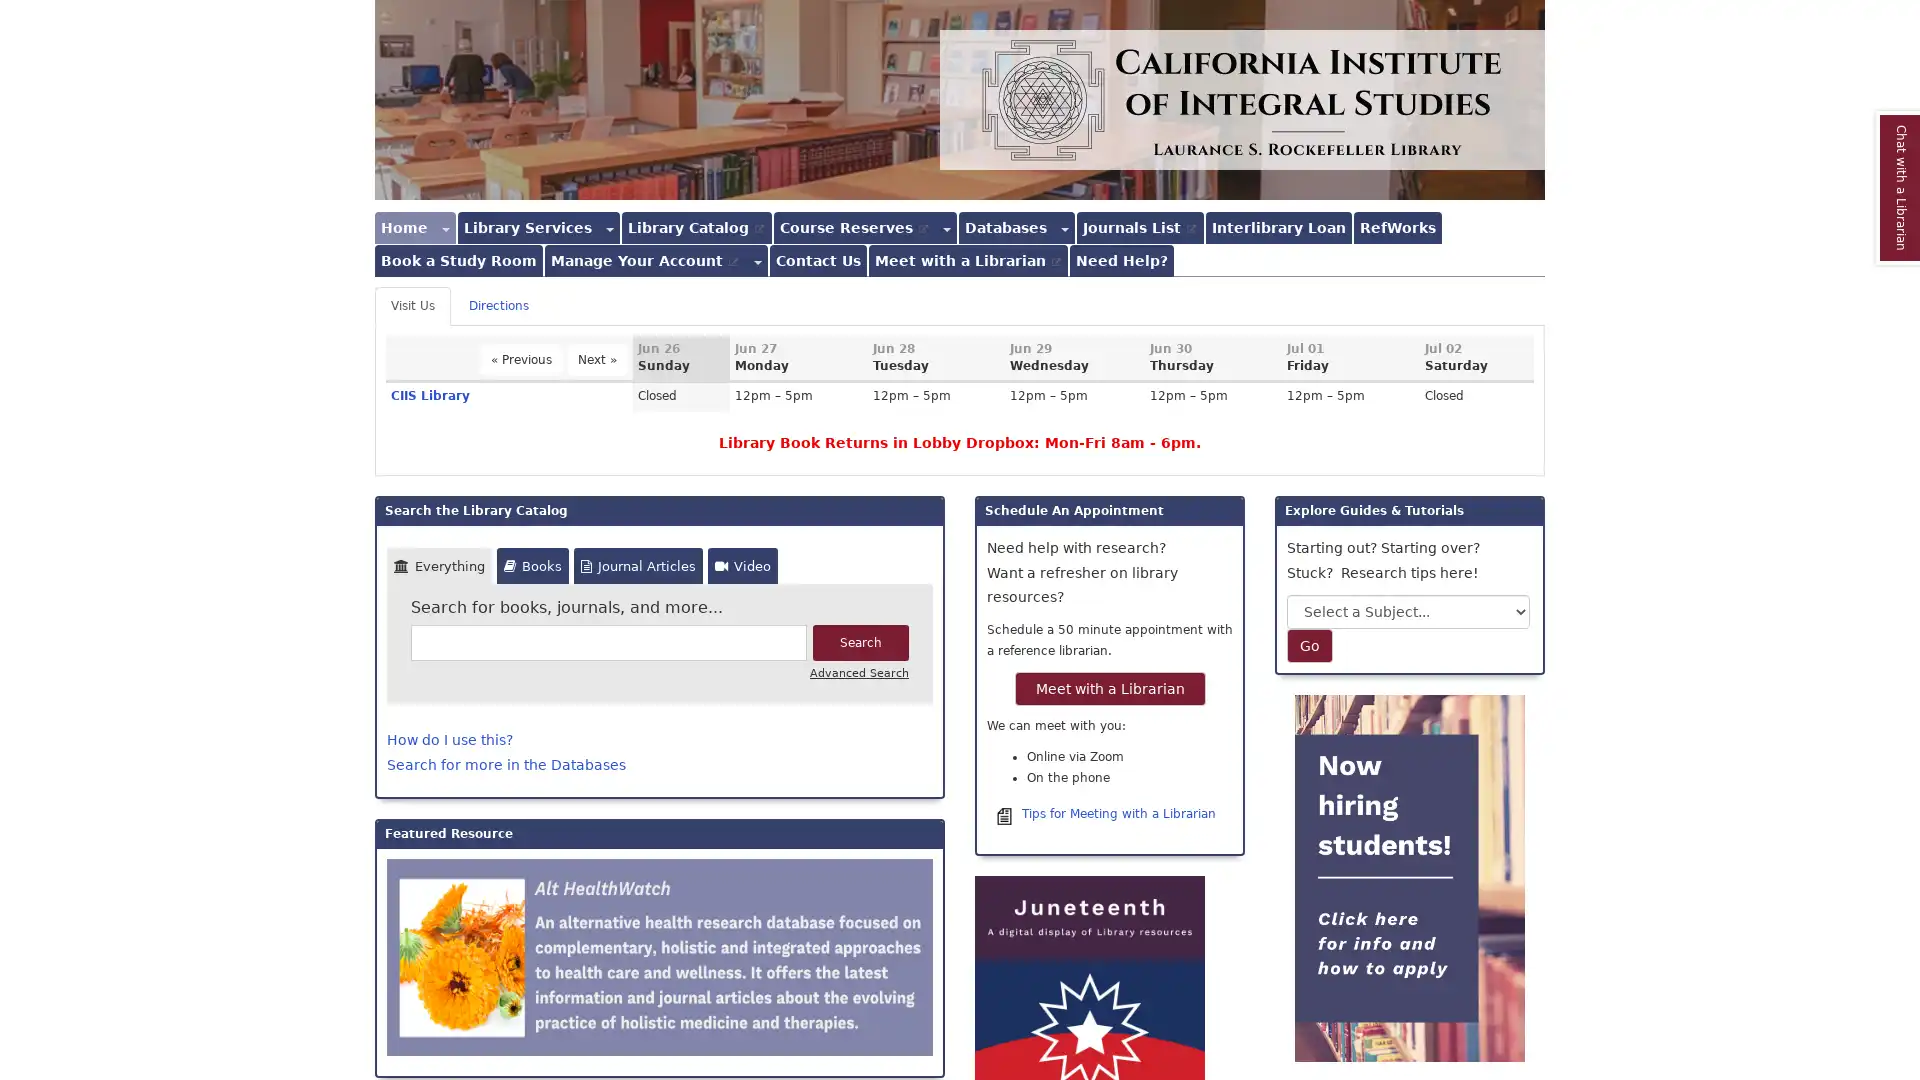  What do you see at coordinates (521, 358) in the screenshot?
I see `Previous` at bounding box center [521, 358].